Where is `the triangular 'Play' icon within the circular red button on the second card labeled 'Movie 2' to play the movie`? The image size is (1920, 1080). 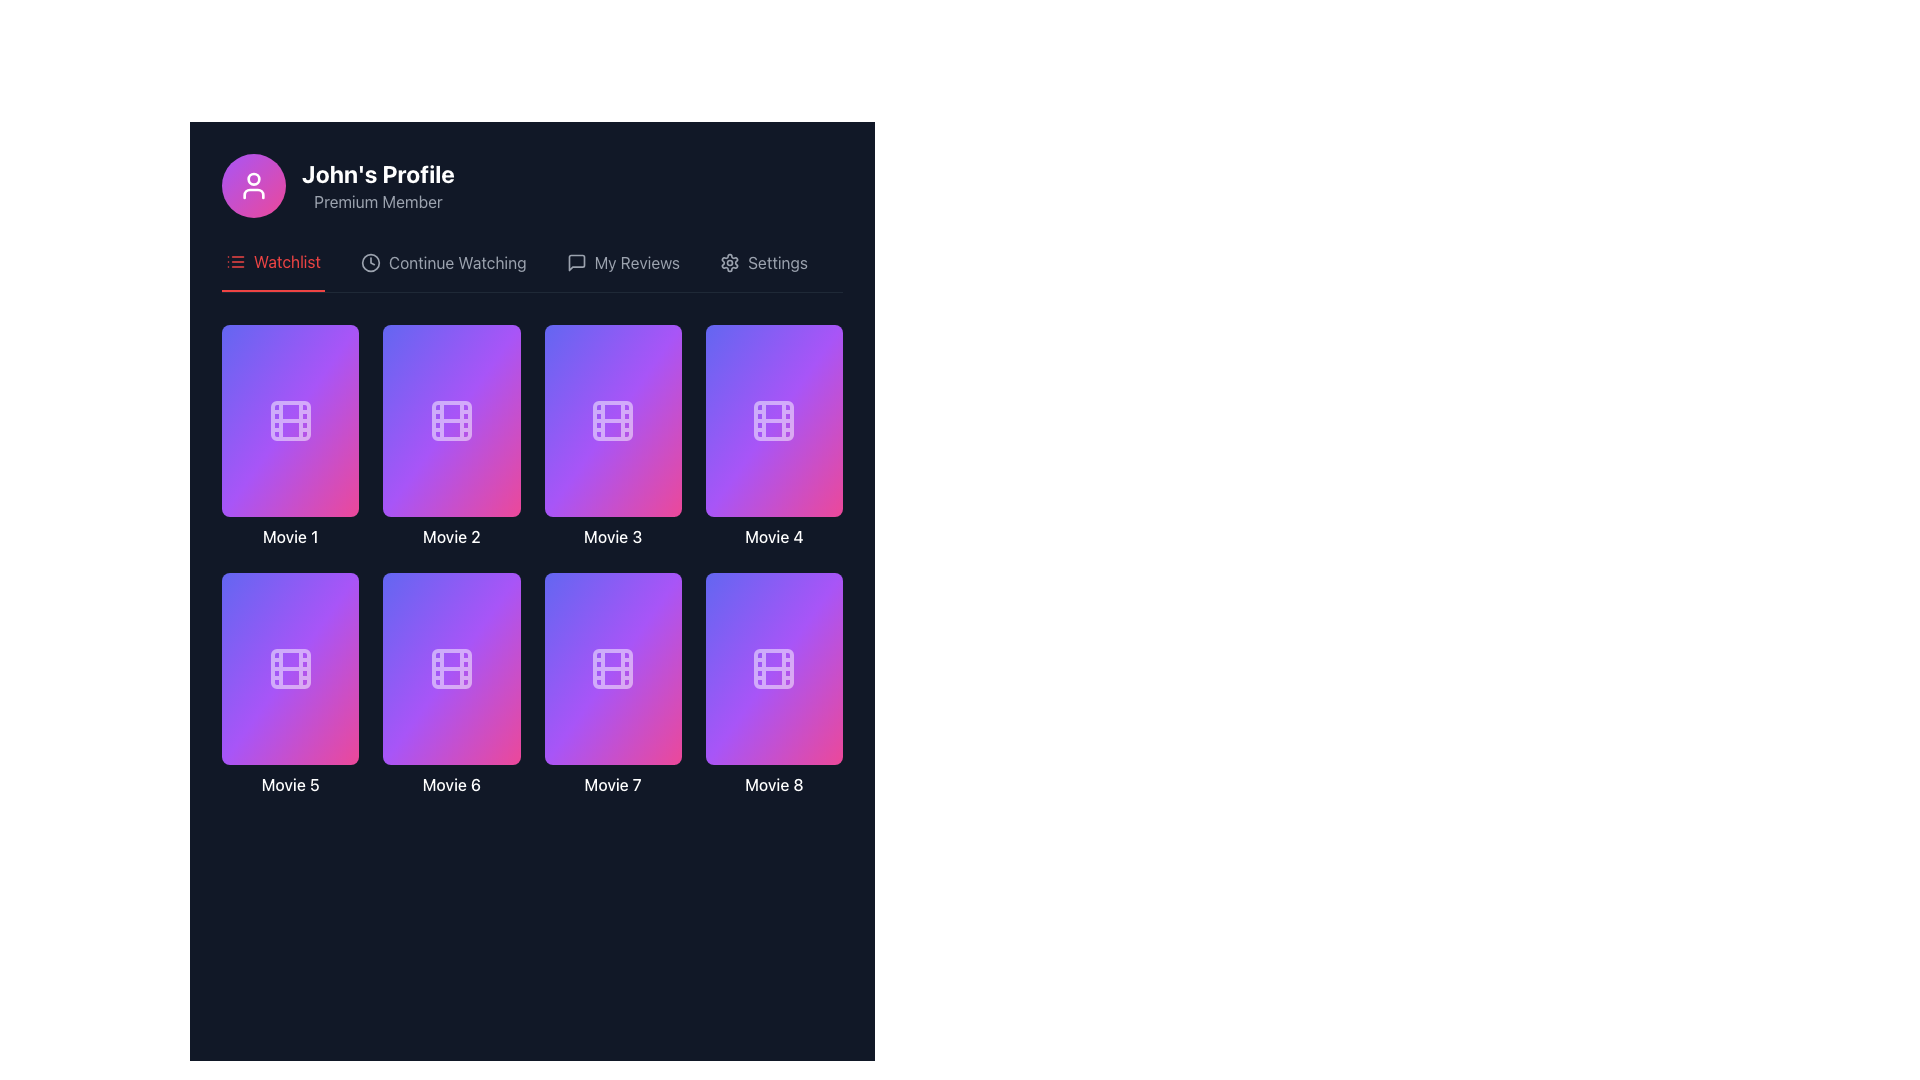
the triangular 'Play' icon within the circular red button on the second card labeled 'Movie 2' to play the movie is located at coordinates (450, 410).